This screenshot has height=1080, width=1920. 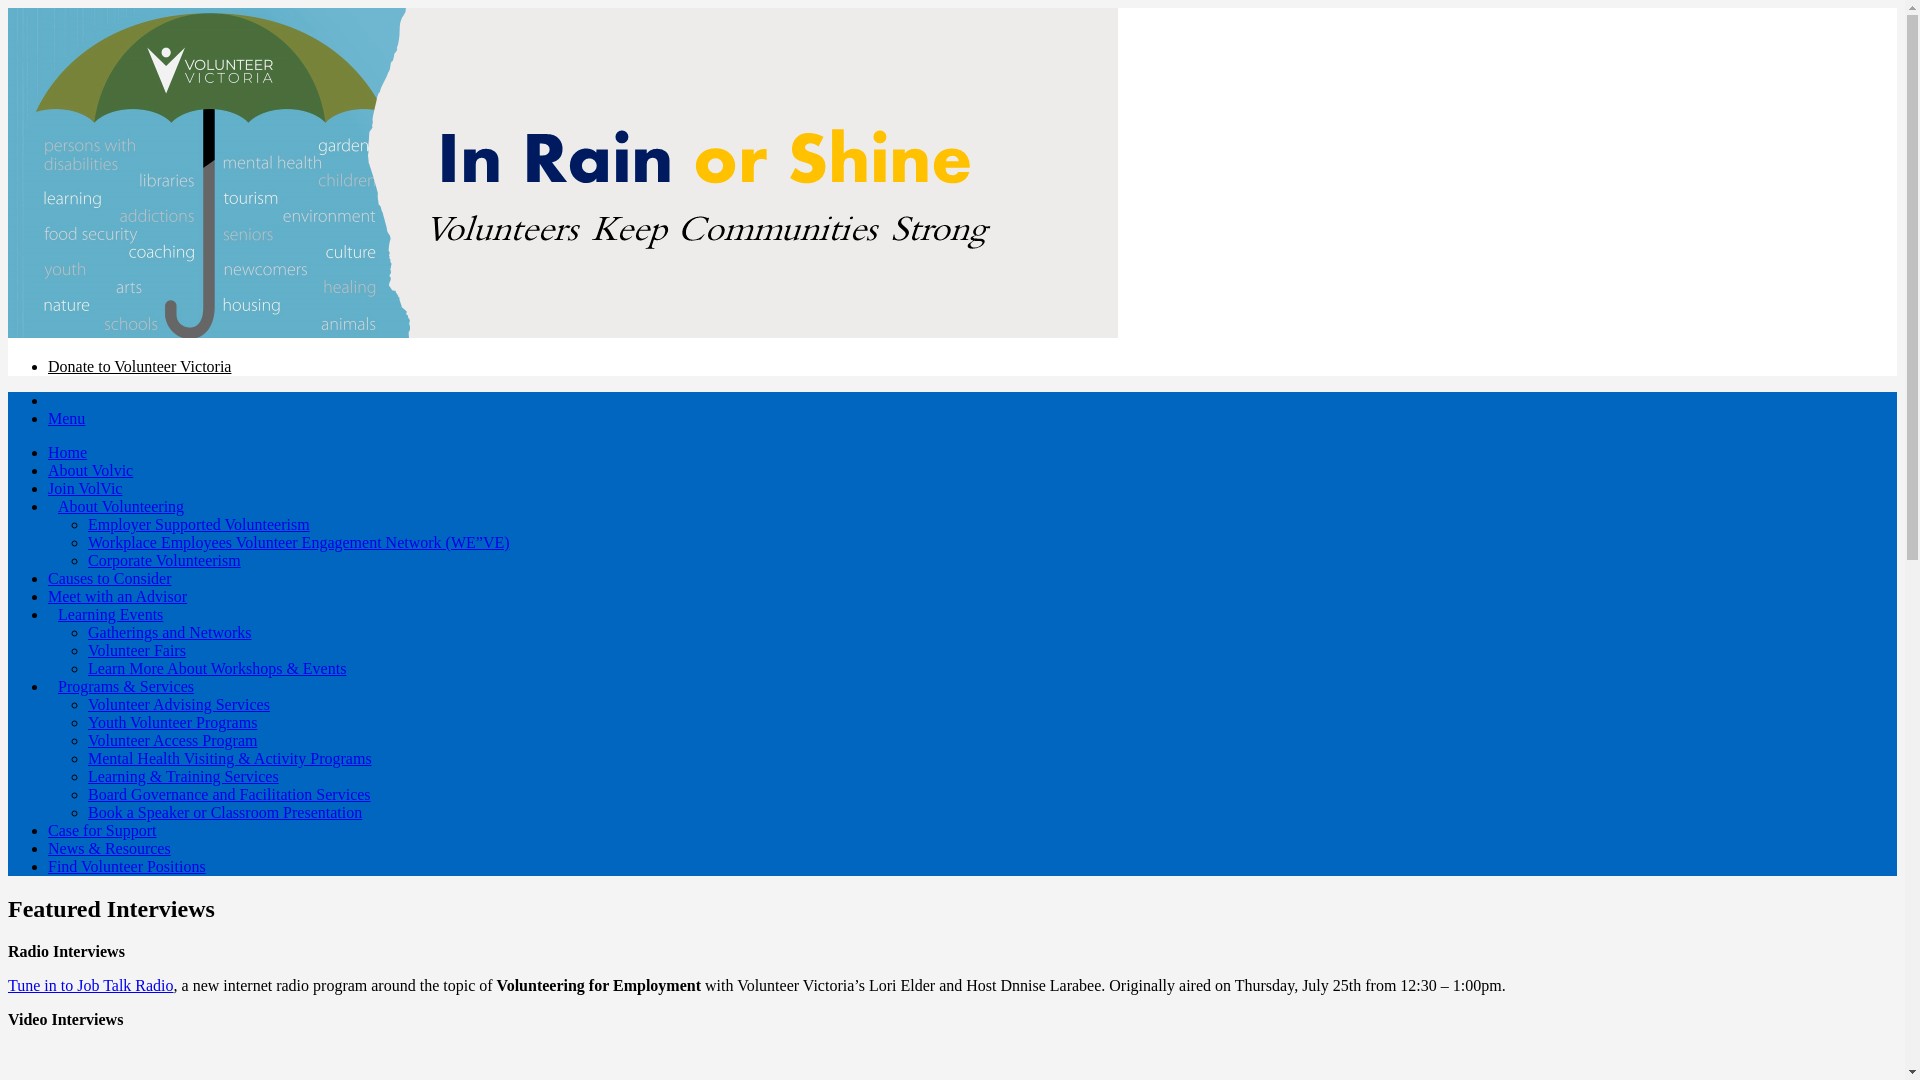 I want to click on 'About Volvic', so click(x=89, y=470).